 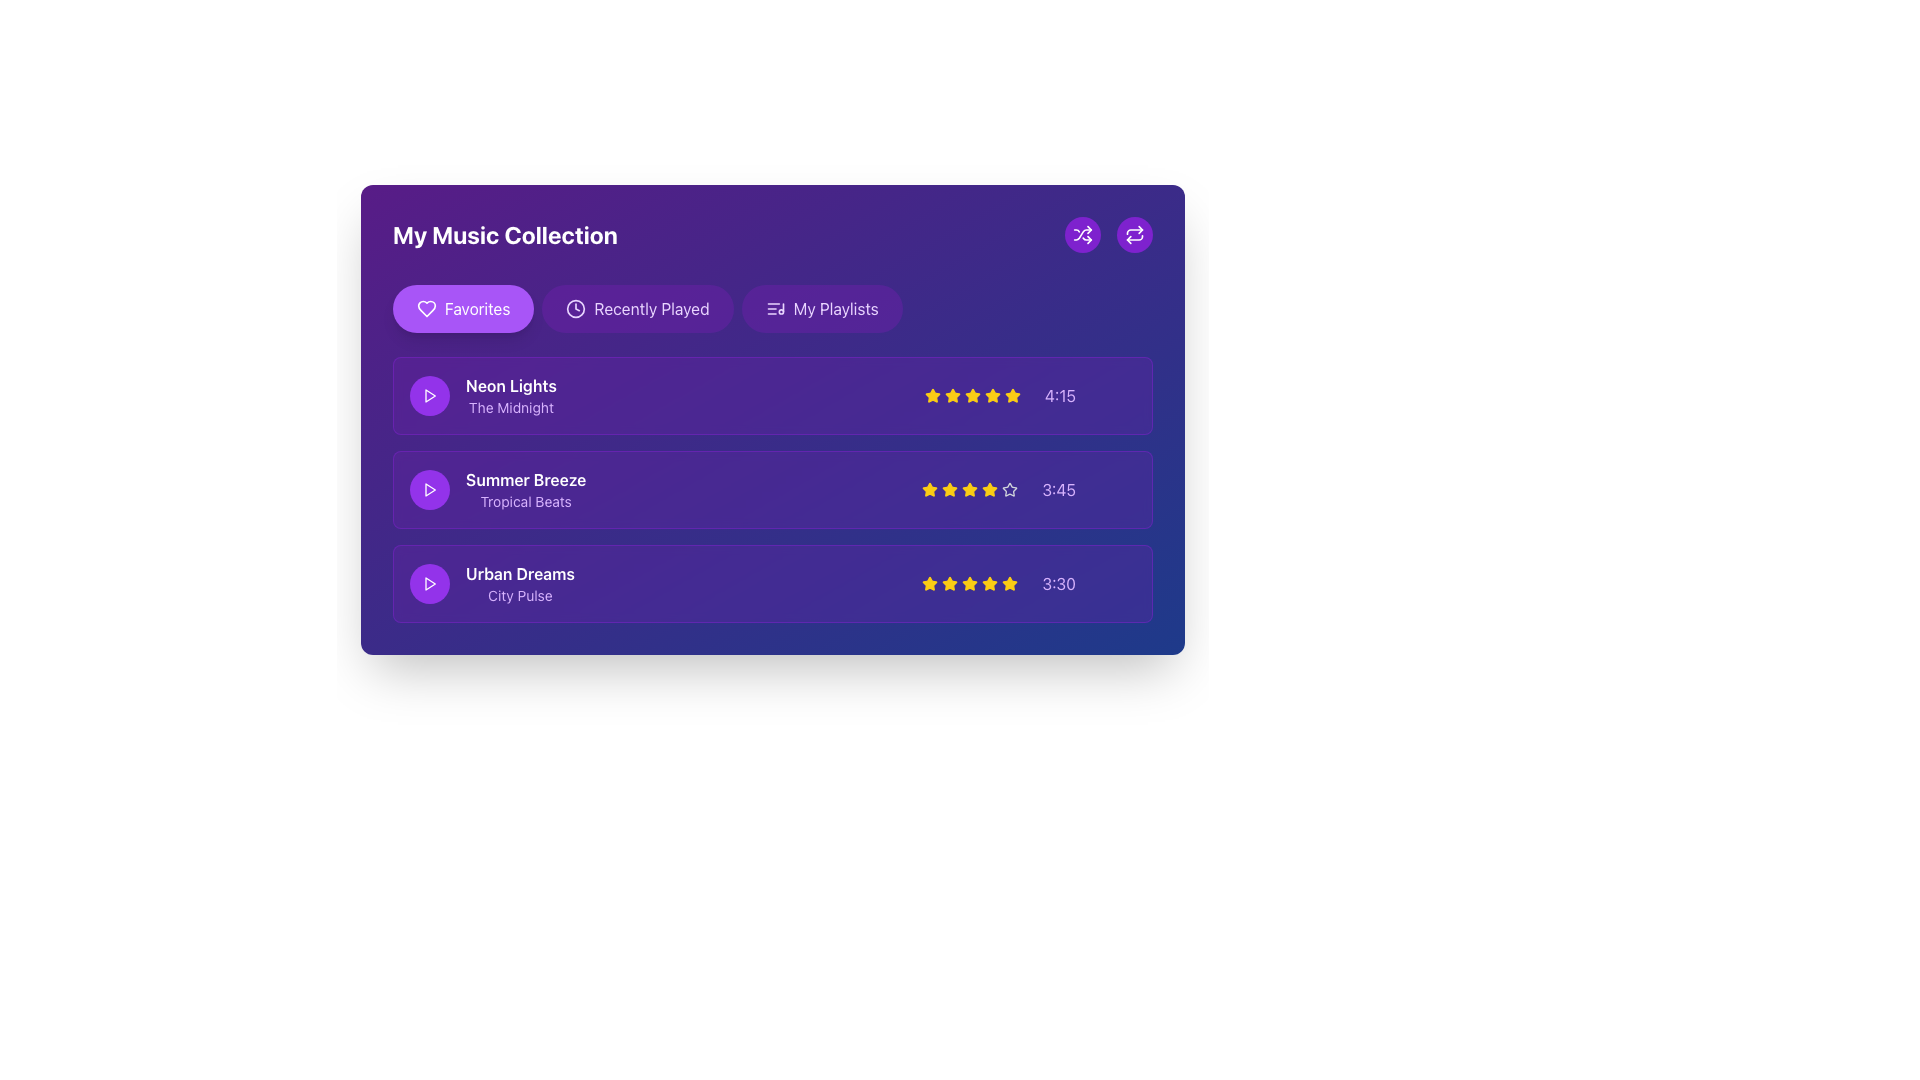 What do you see at coordinates (931, 395) in the screenshot?
I see `the second yellow rating star icon in the rating section of the first music item` at bounding box center [931, 395].